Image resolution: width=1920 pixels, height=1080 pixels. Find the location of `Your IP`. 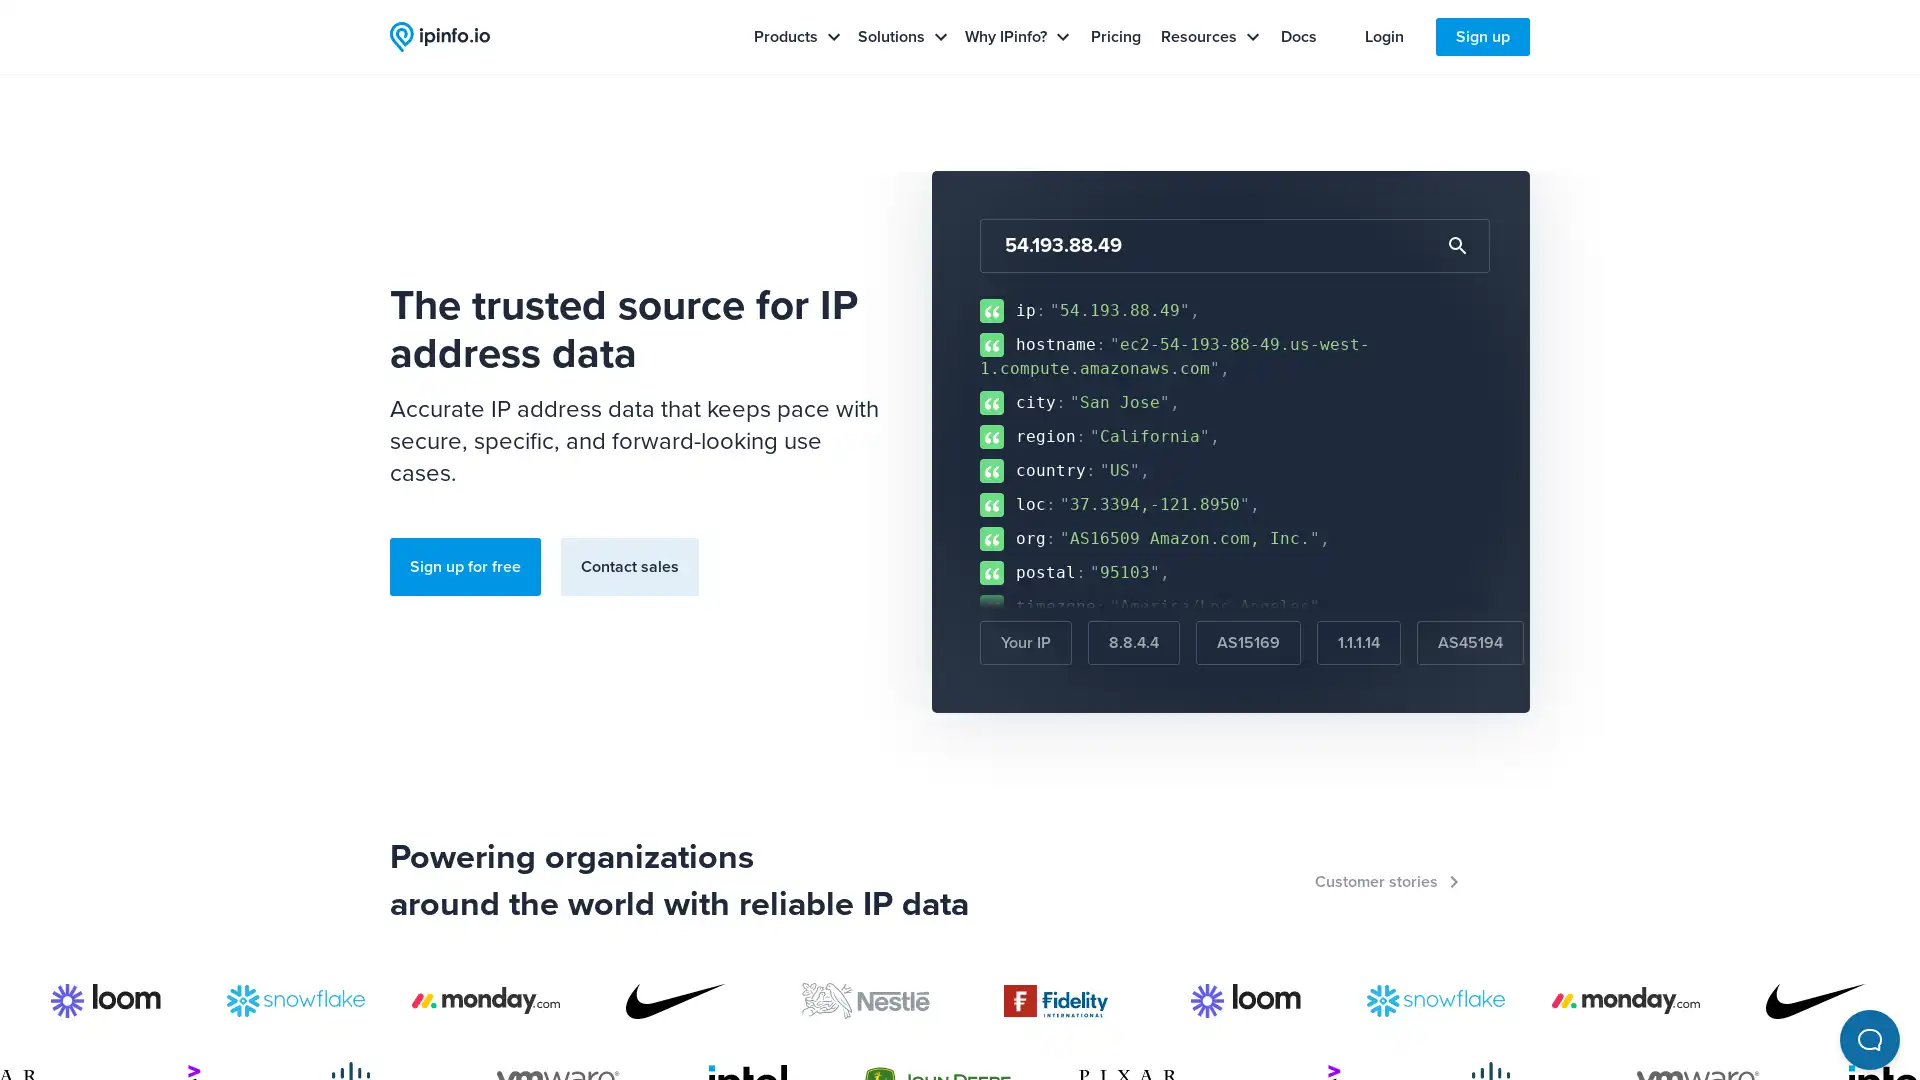

Your IP is located at coordinates (1026, 643).